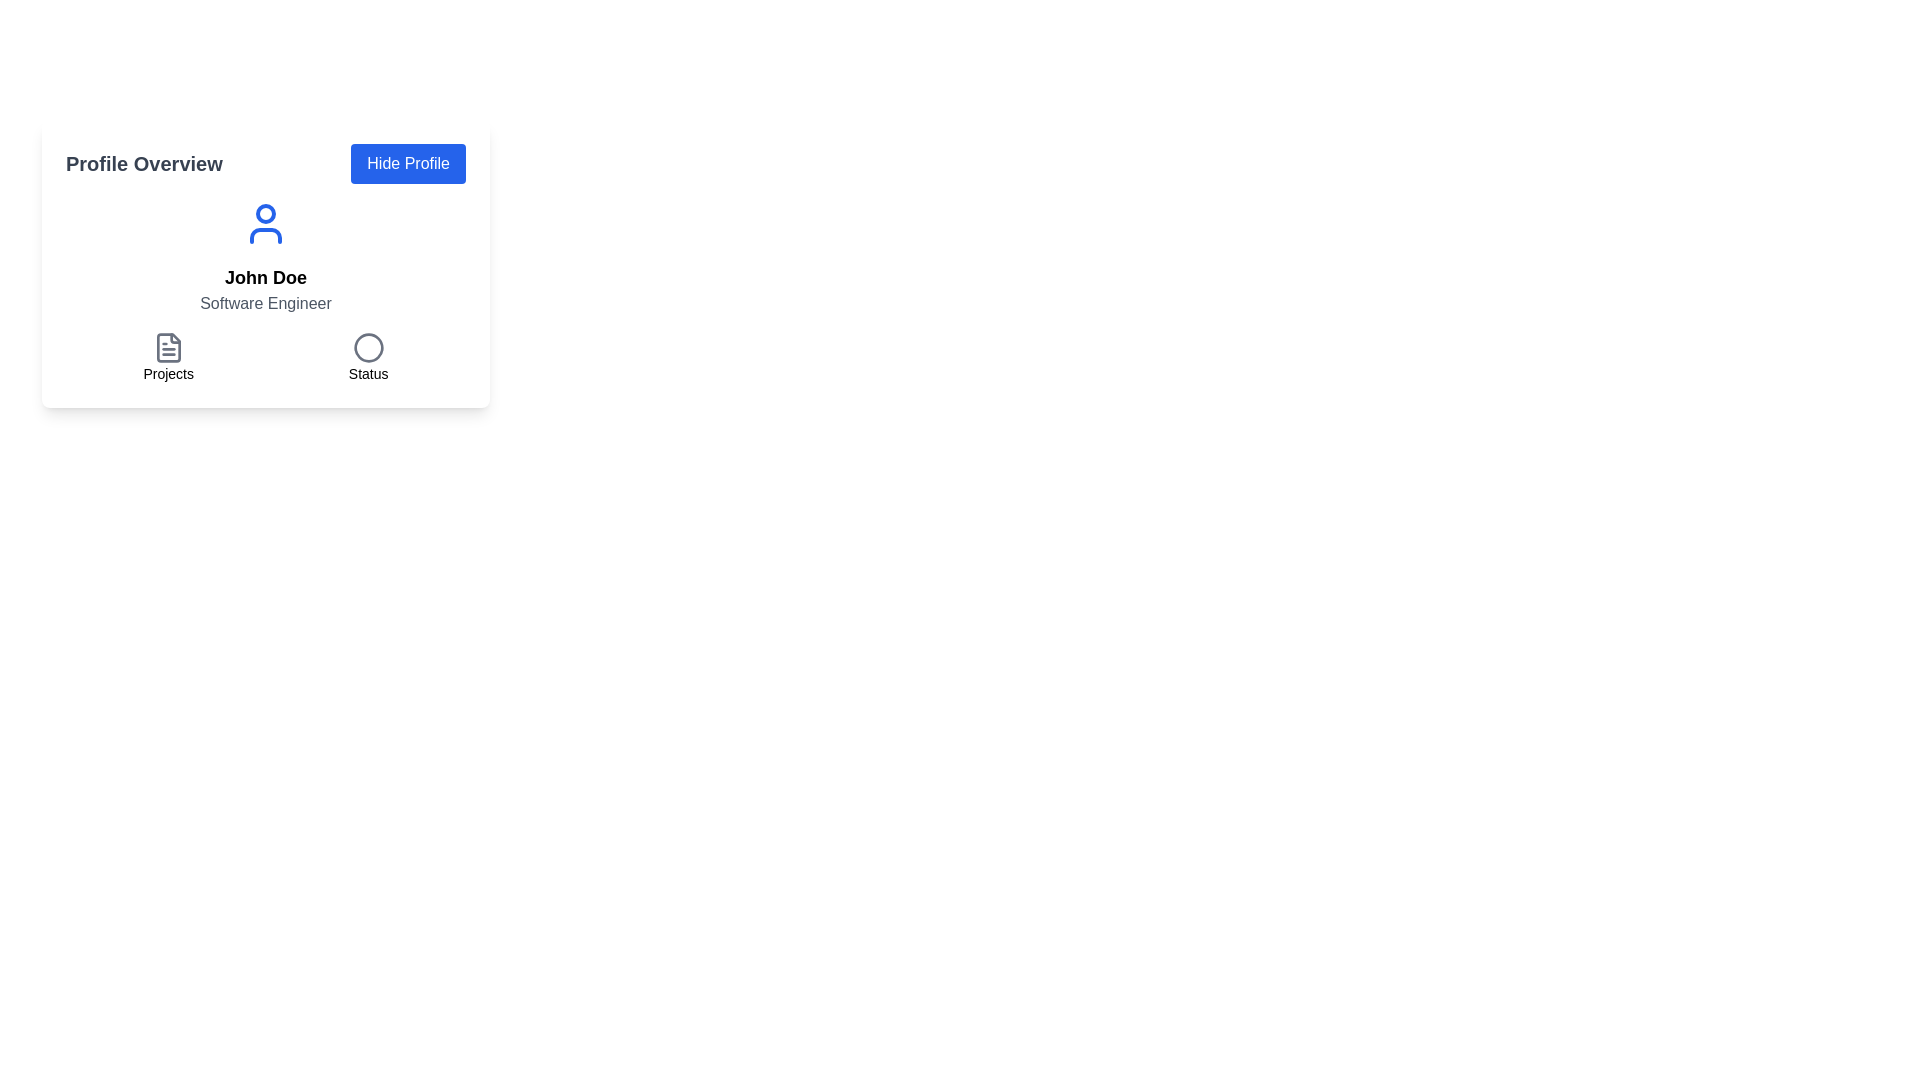 The image size is (1920, 1080). I want to click on text content of the 'Software Engineer' label, which is a gray text label located below 'John Doe' in the profile card layout, so click(264, 304).